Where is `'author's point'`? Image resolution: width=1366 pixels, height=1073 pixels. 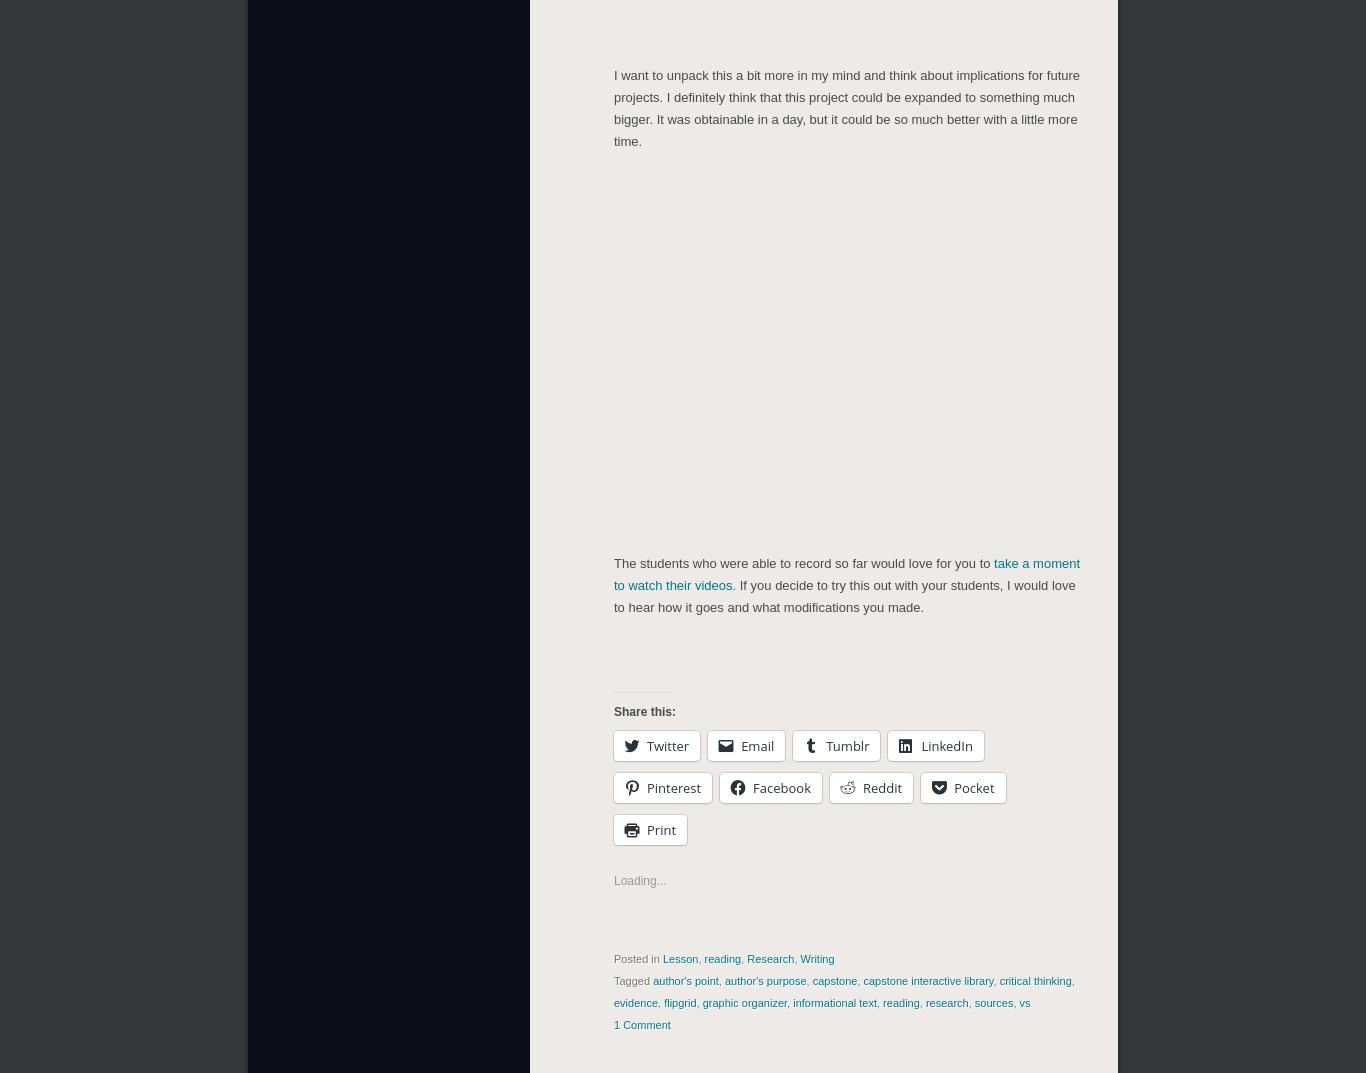 'author's point' is located at coordinates (685, 978).